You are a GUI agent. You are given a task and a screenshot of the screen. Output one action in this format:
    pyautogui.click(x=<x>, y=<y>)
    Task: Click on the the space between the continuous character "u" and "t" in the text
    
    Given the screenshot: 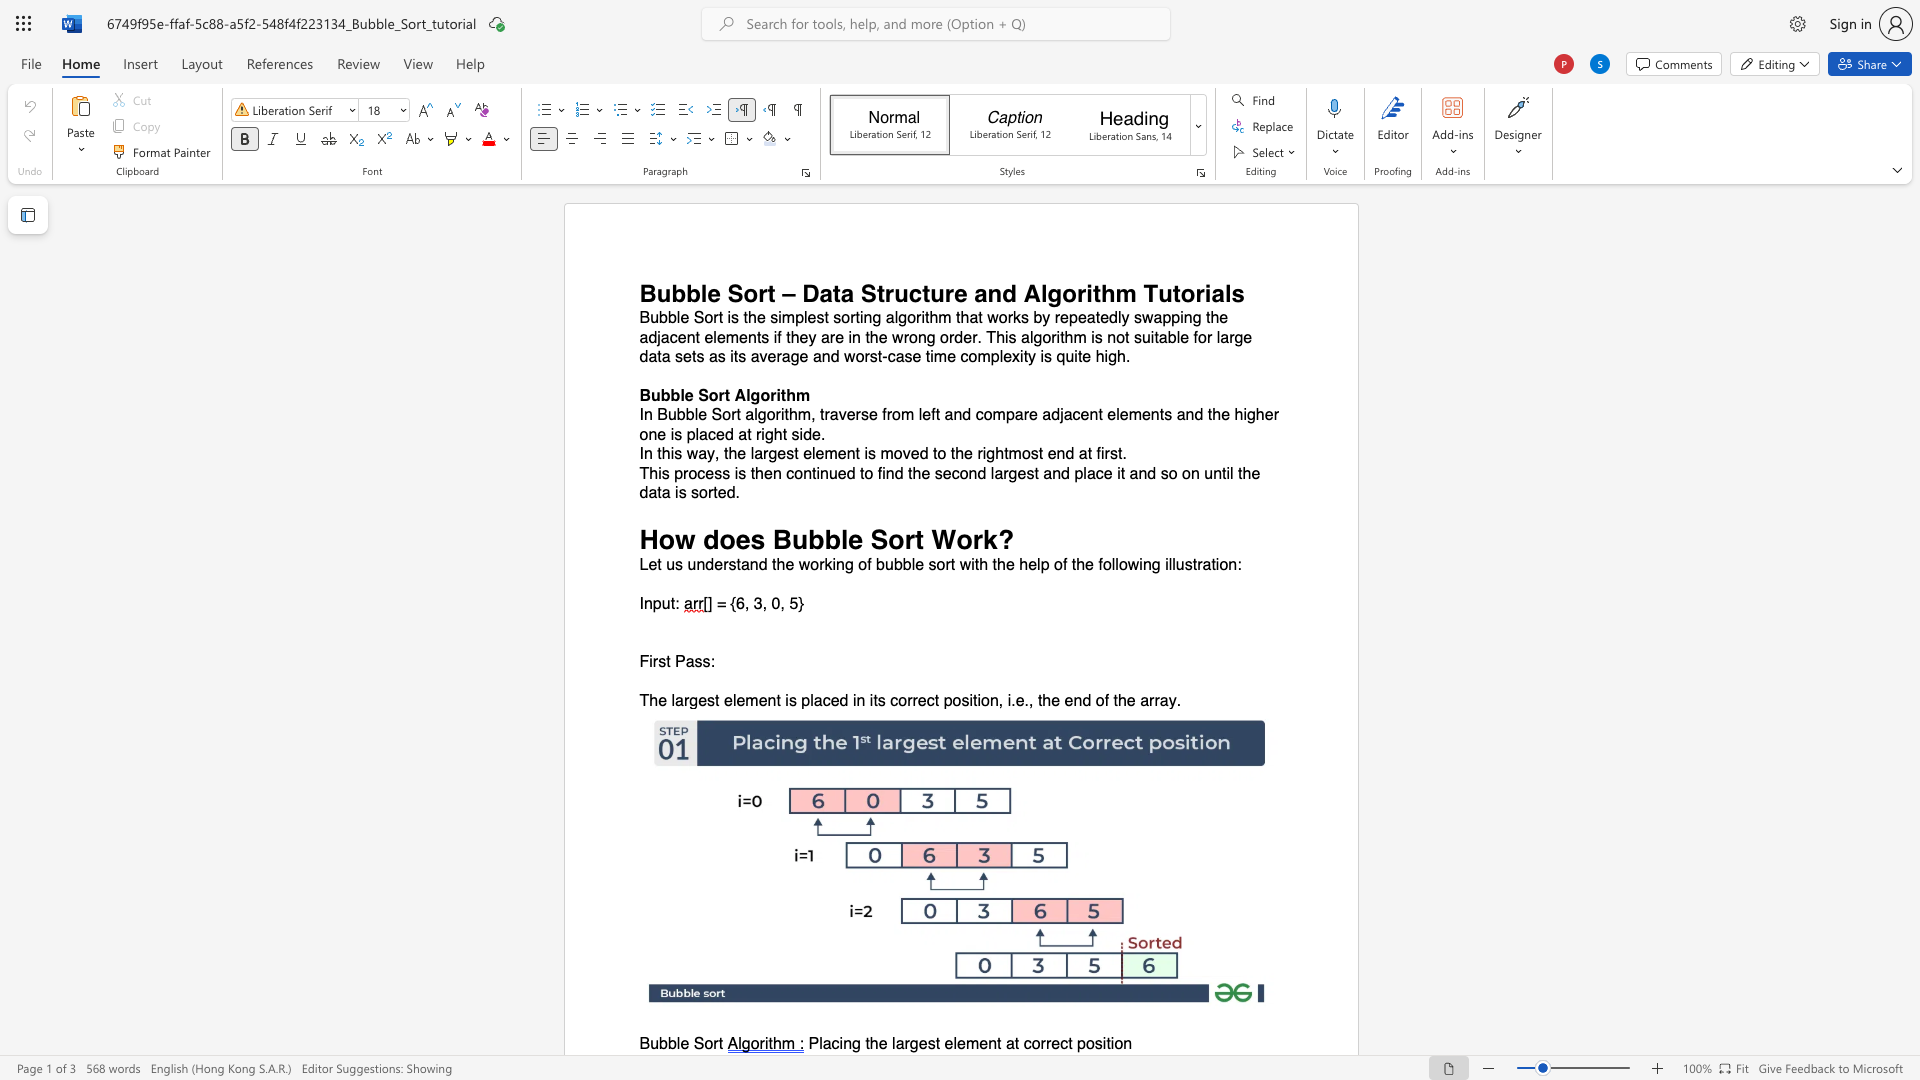 What is the action you would take?
    pyautogui.click(x=1171, y=293)
    